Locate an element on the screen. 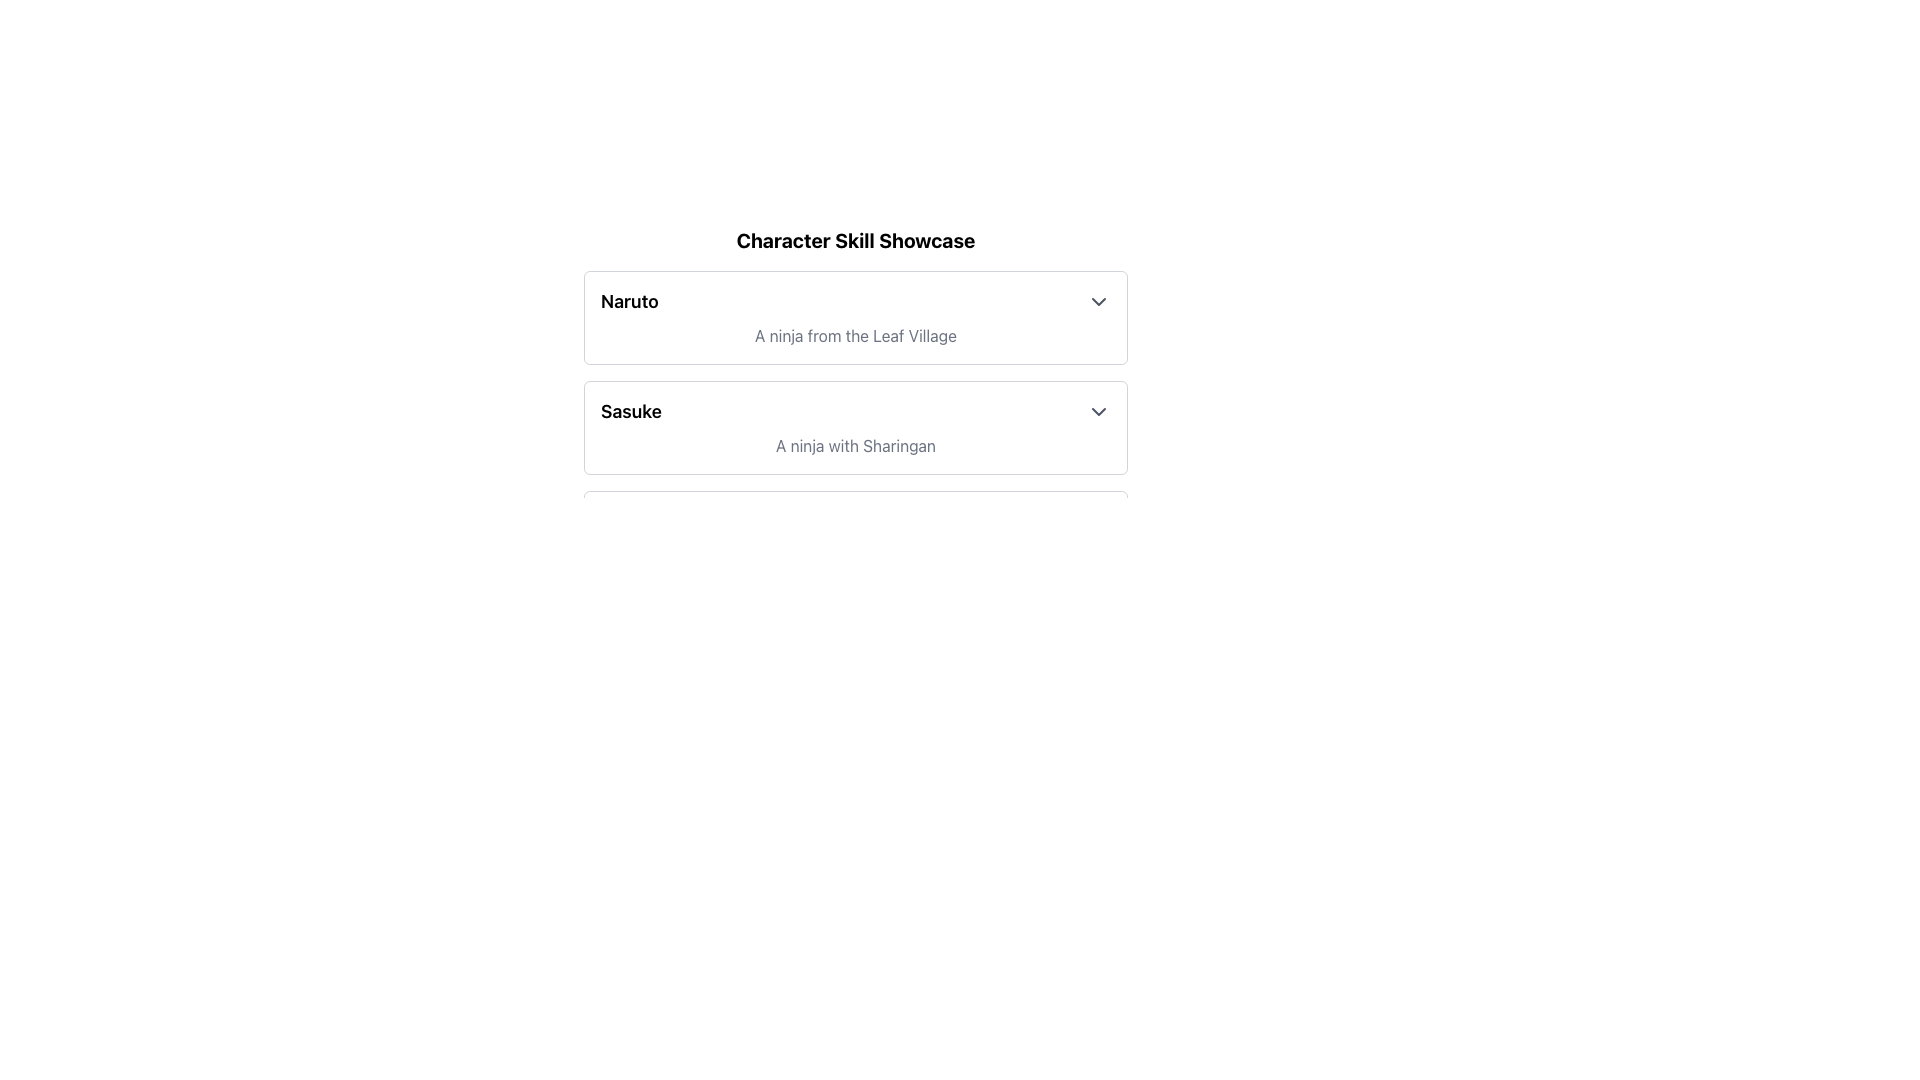  the dropdown menu labeled 'Naruto' is located at coordinates (855, 301).